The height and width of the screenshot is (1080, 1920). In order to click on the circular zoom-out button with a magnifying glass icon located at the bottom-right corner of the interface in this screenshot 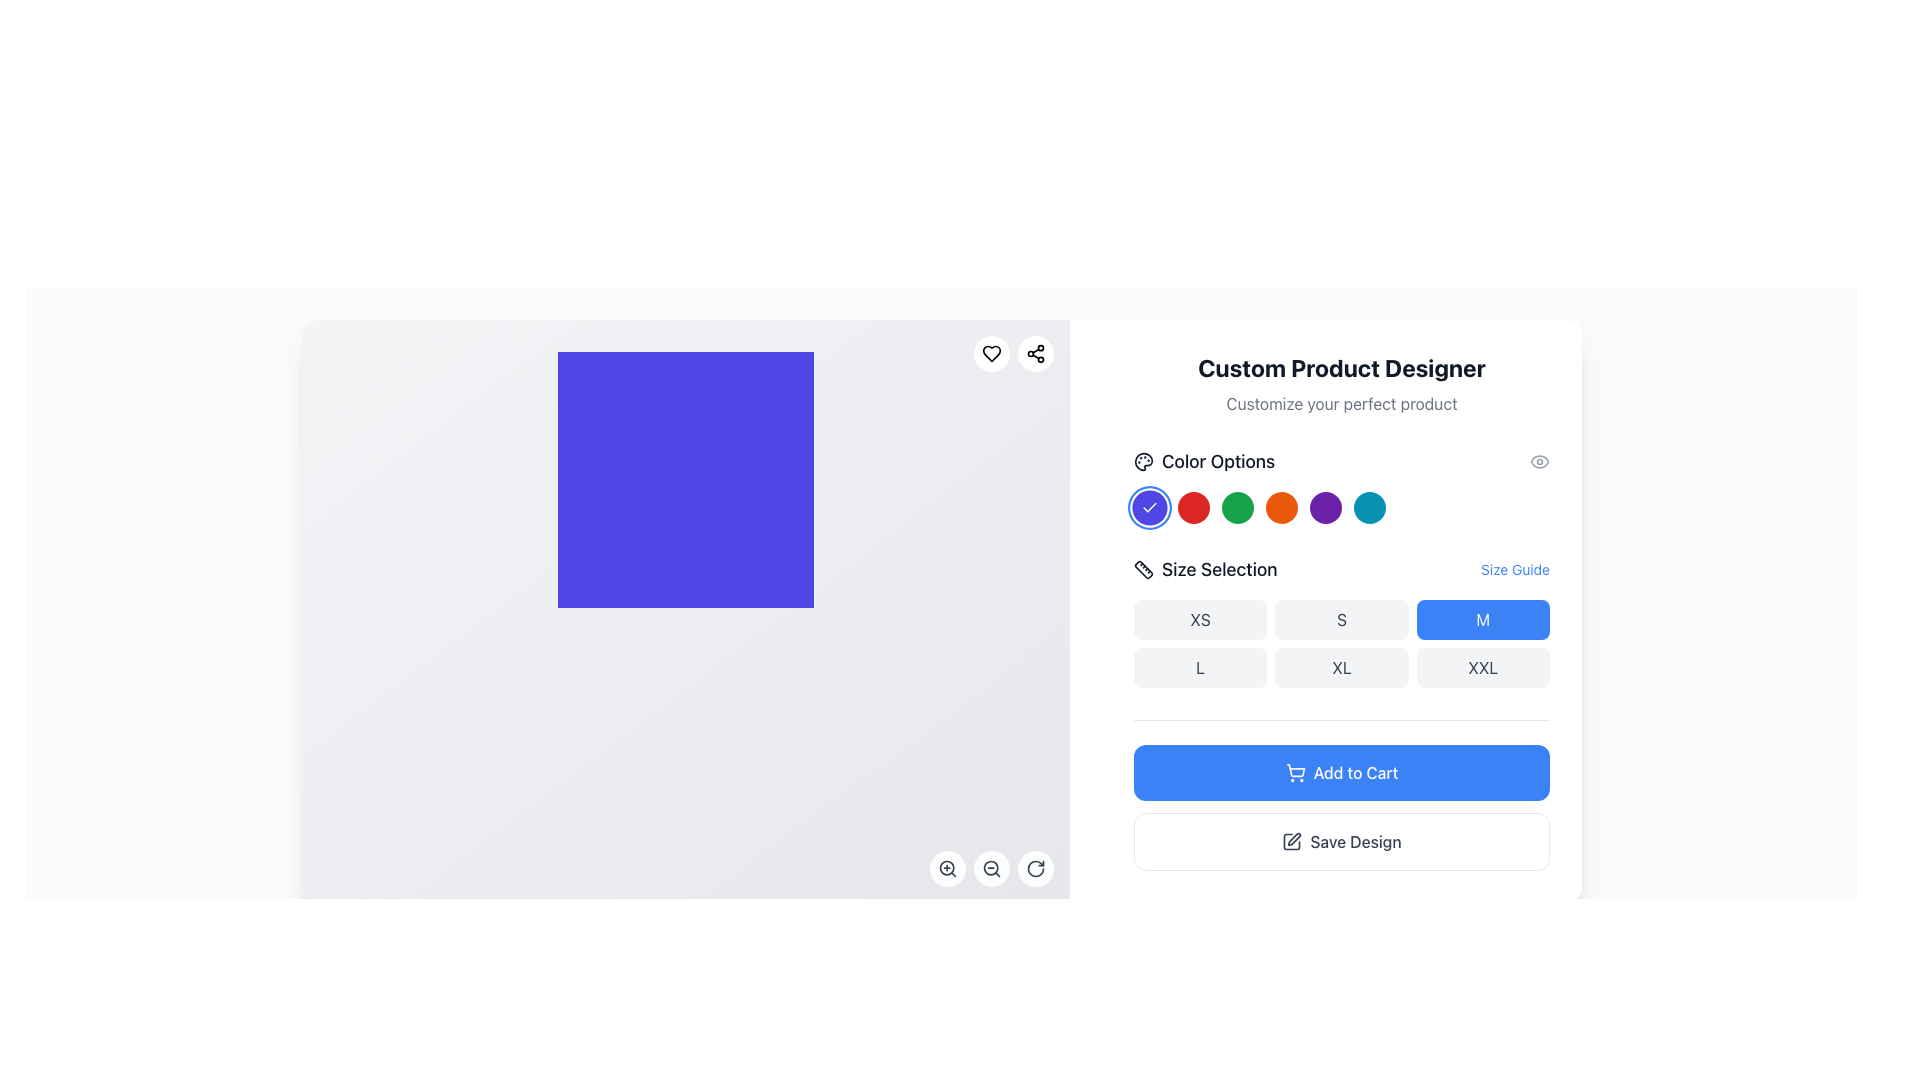, I will do `click(992, 867)`.